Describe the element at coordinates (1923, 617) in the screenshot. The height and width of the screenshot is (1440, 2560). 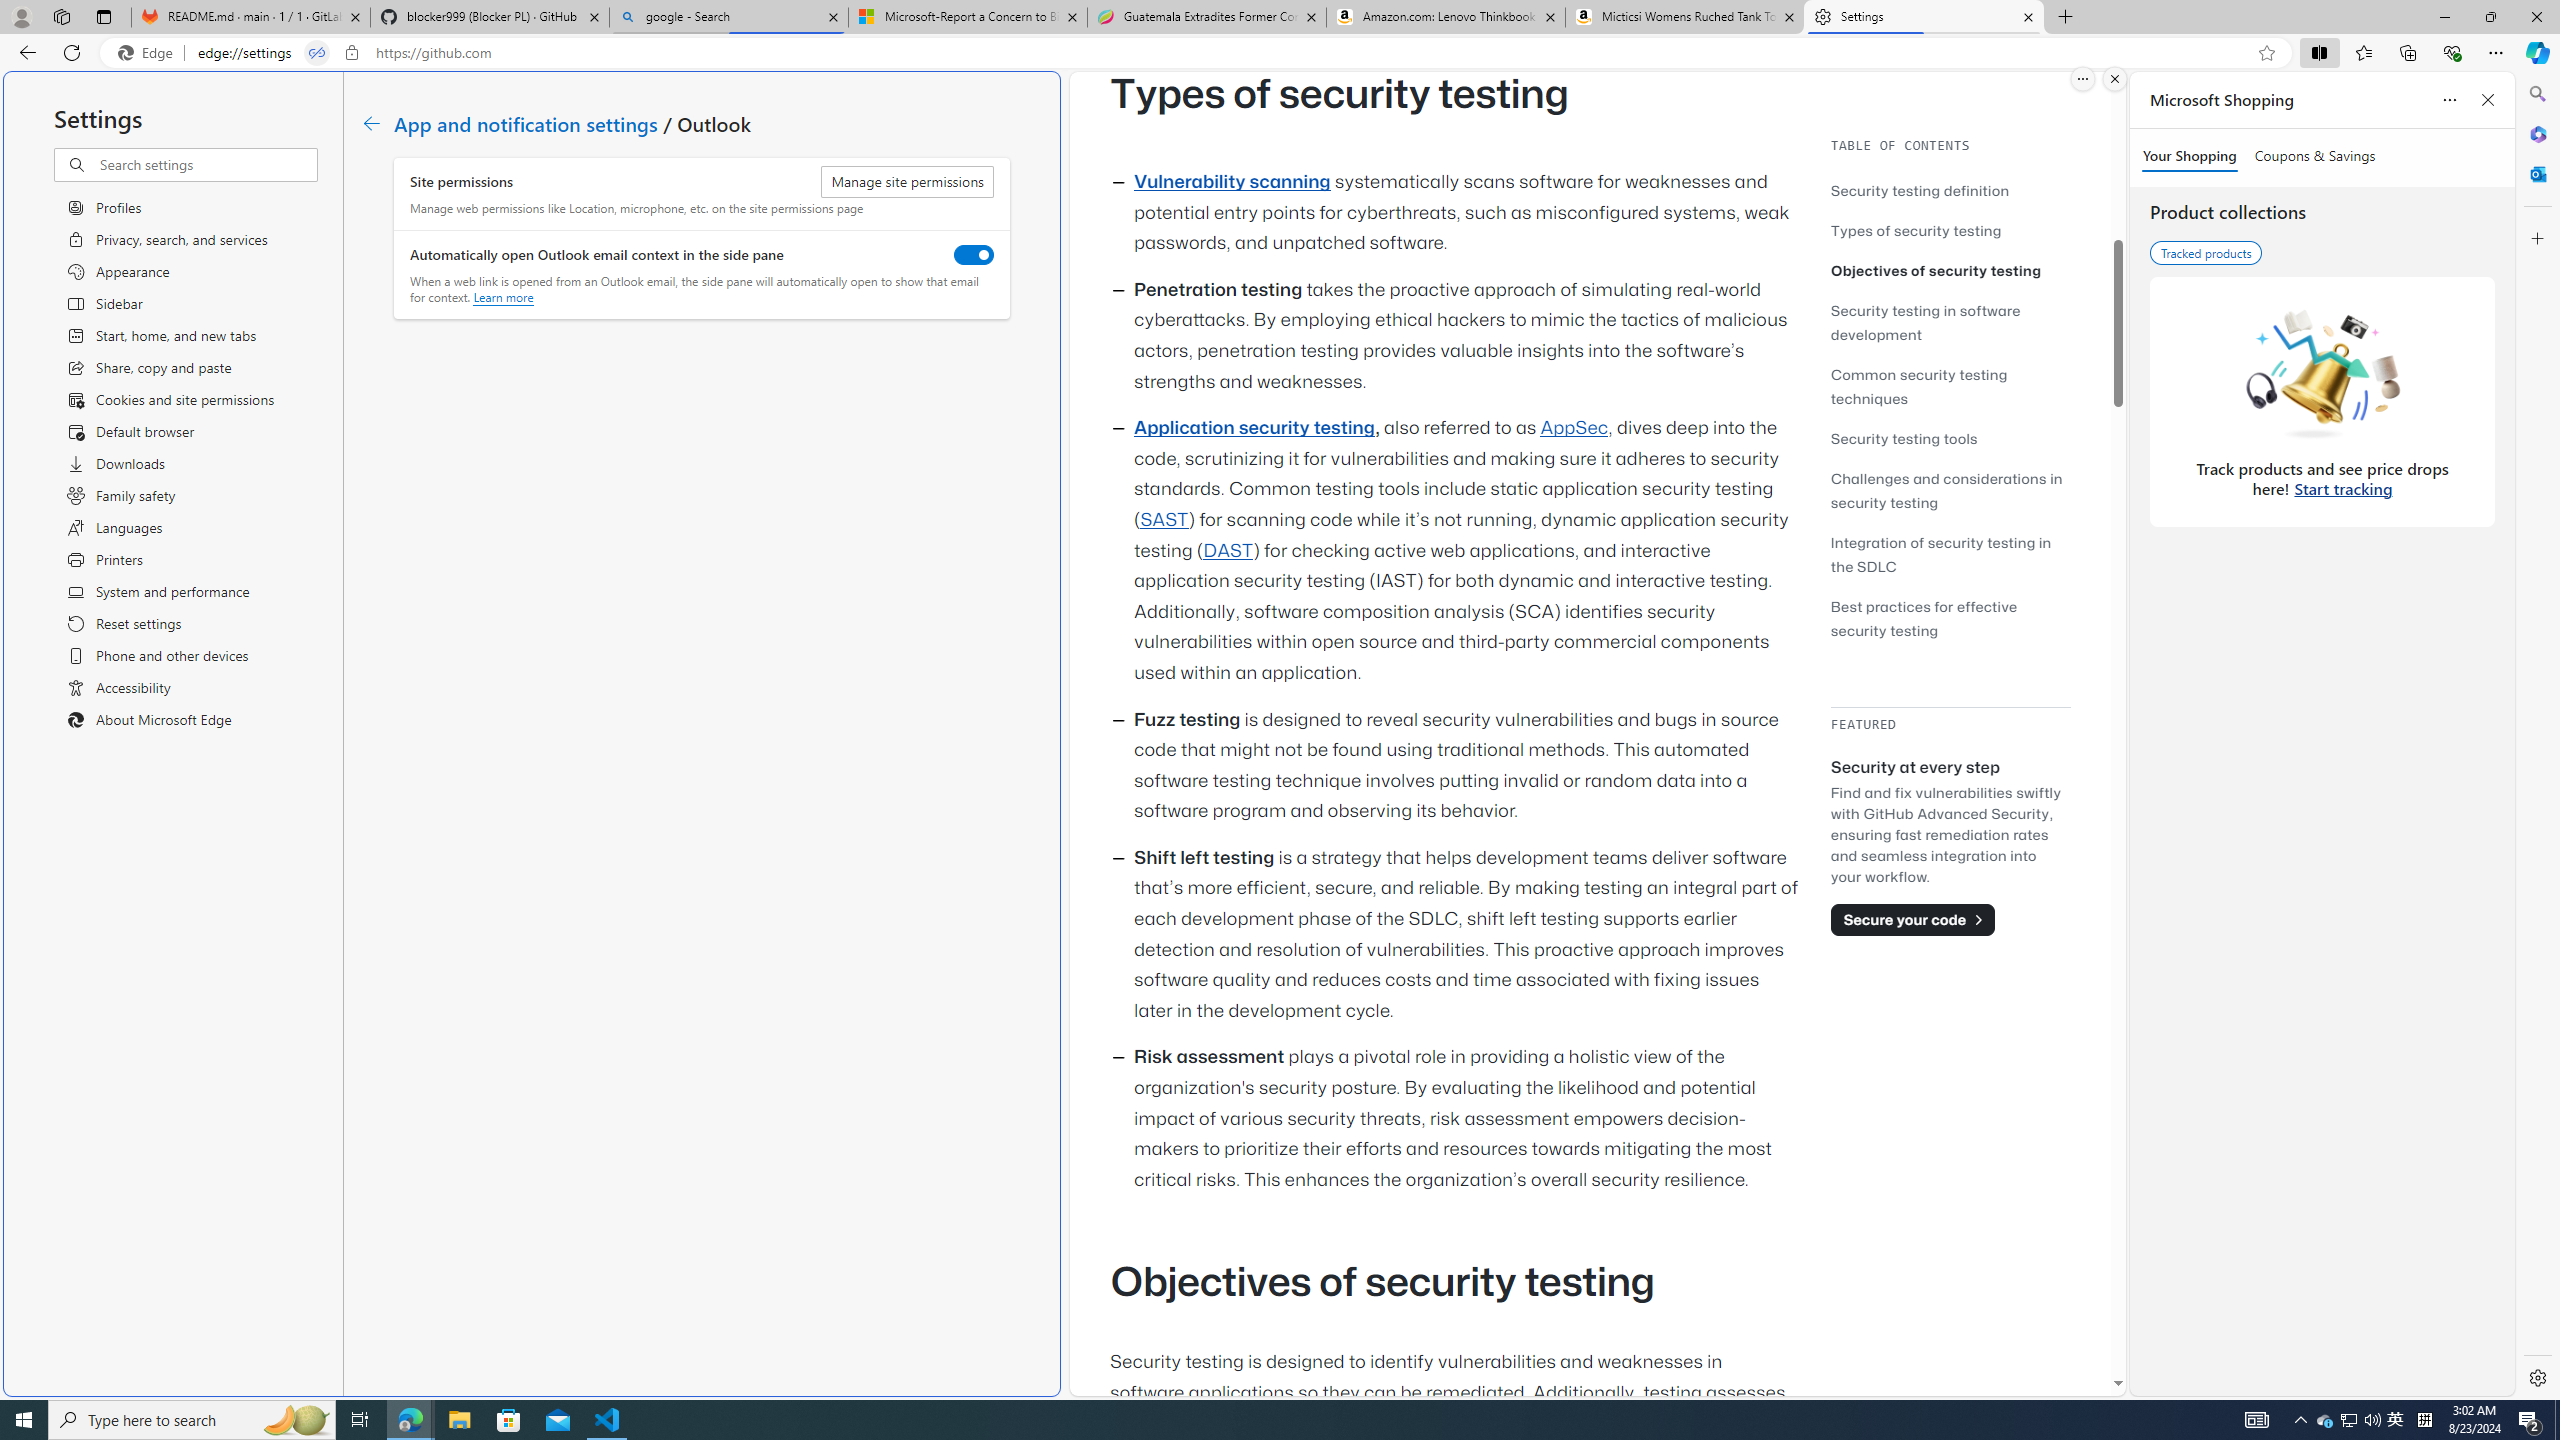
I see `'Best practices for effective security testing'` at that location.